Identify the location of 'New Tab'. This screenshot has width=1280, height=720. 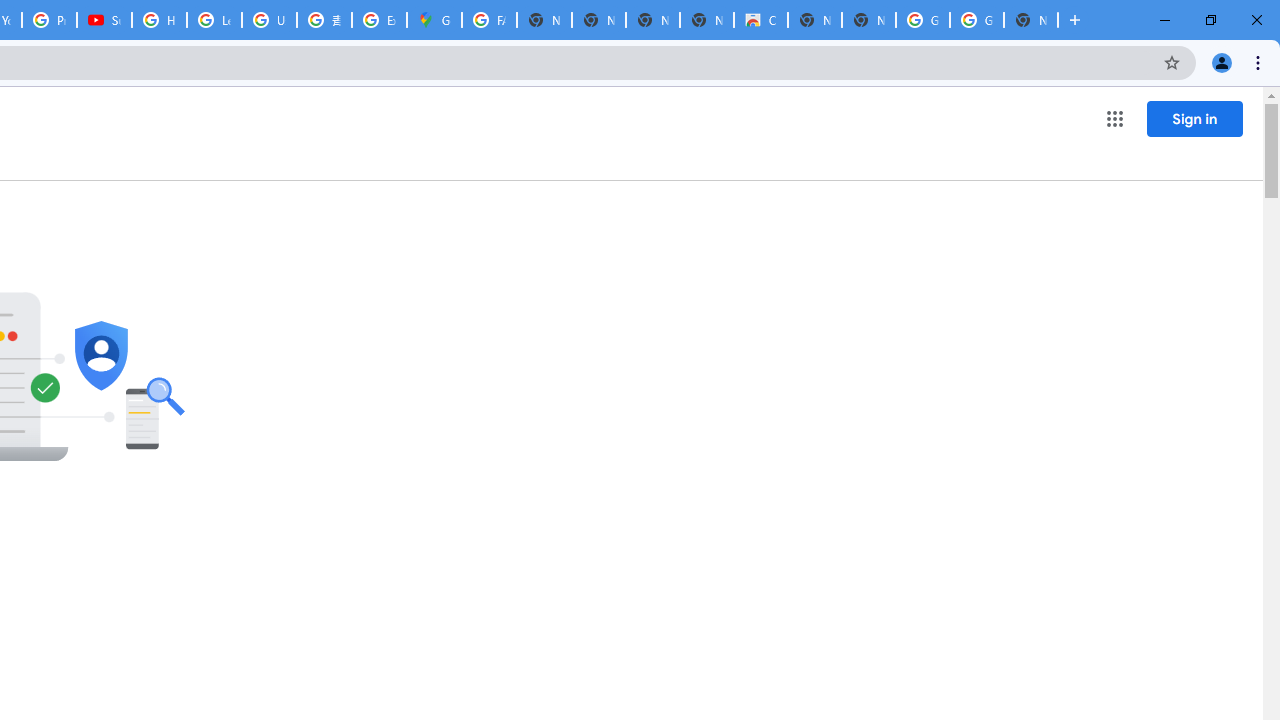
(1031, 20).